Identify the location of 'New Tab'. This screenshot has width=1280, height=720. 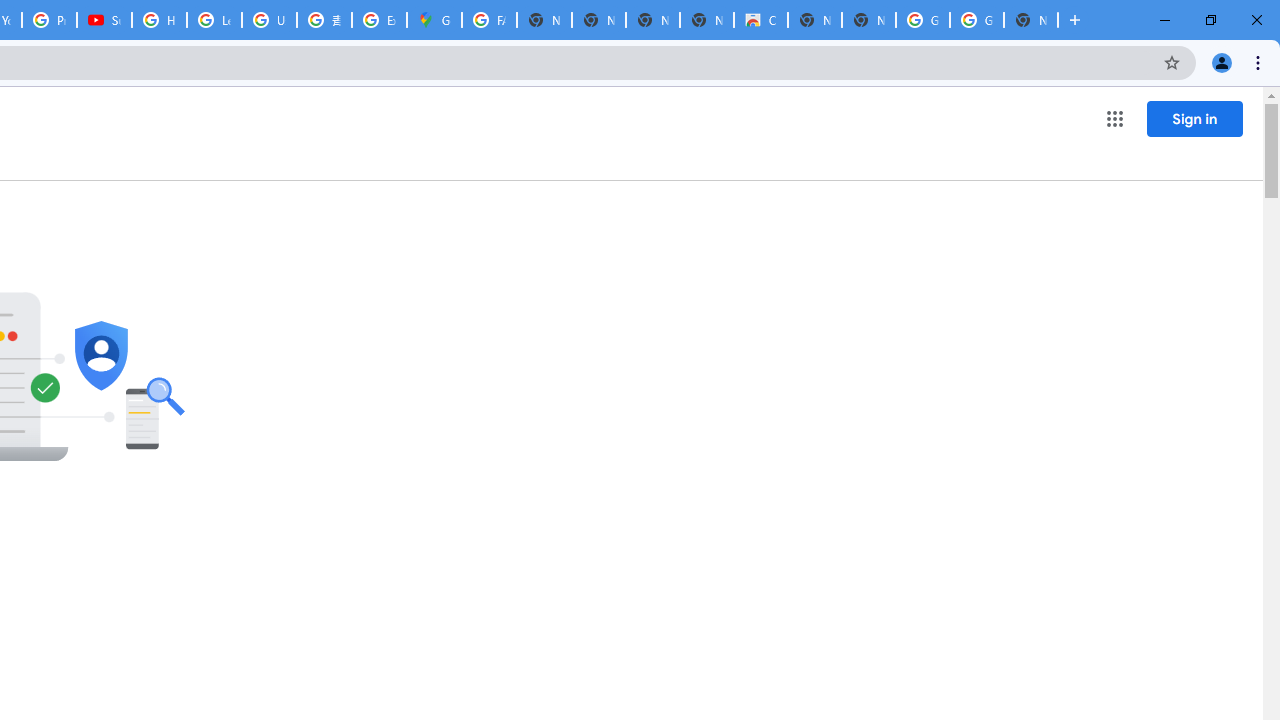
(1031, 20).